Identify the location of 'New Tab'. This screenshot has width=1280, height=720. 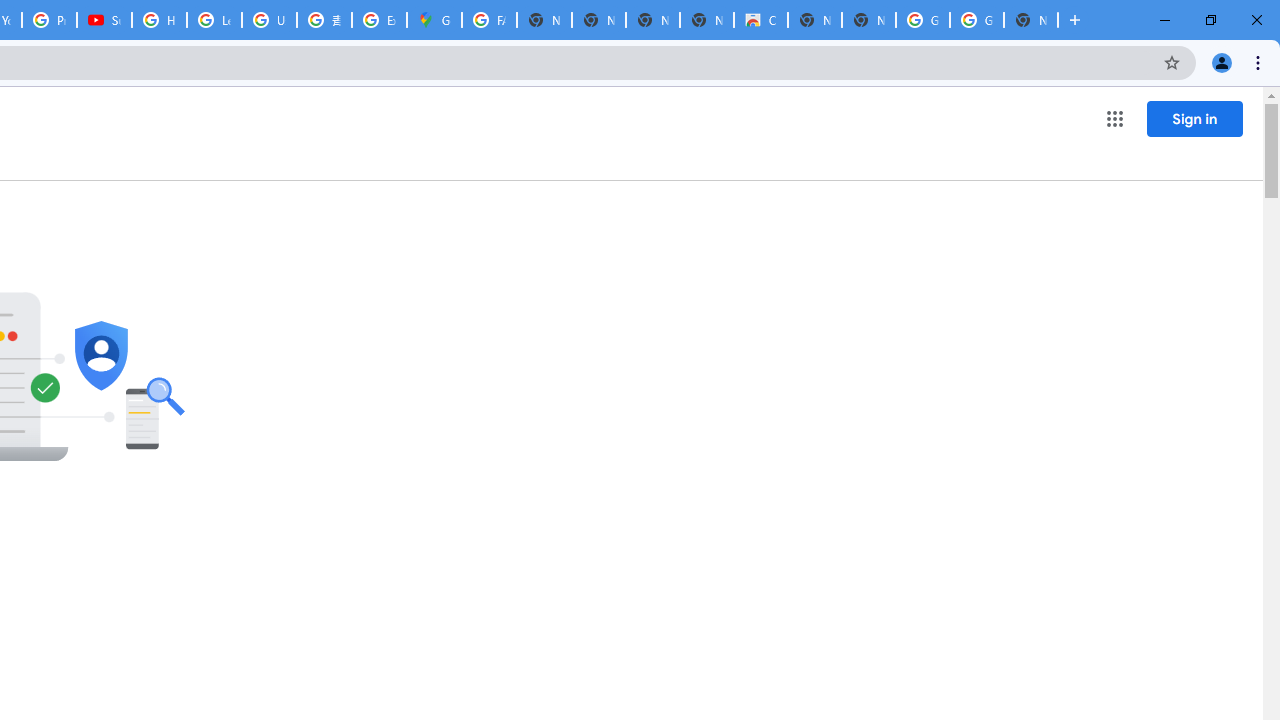
(1031, 20).